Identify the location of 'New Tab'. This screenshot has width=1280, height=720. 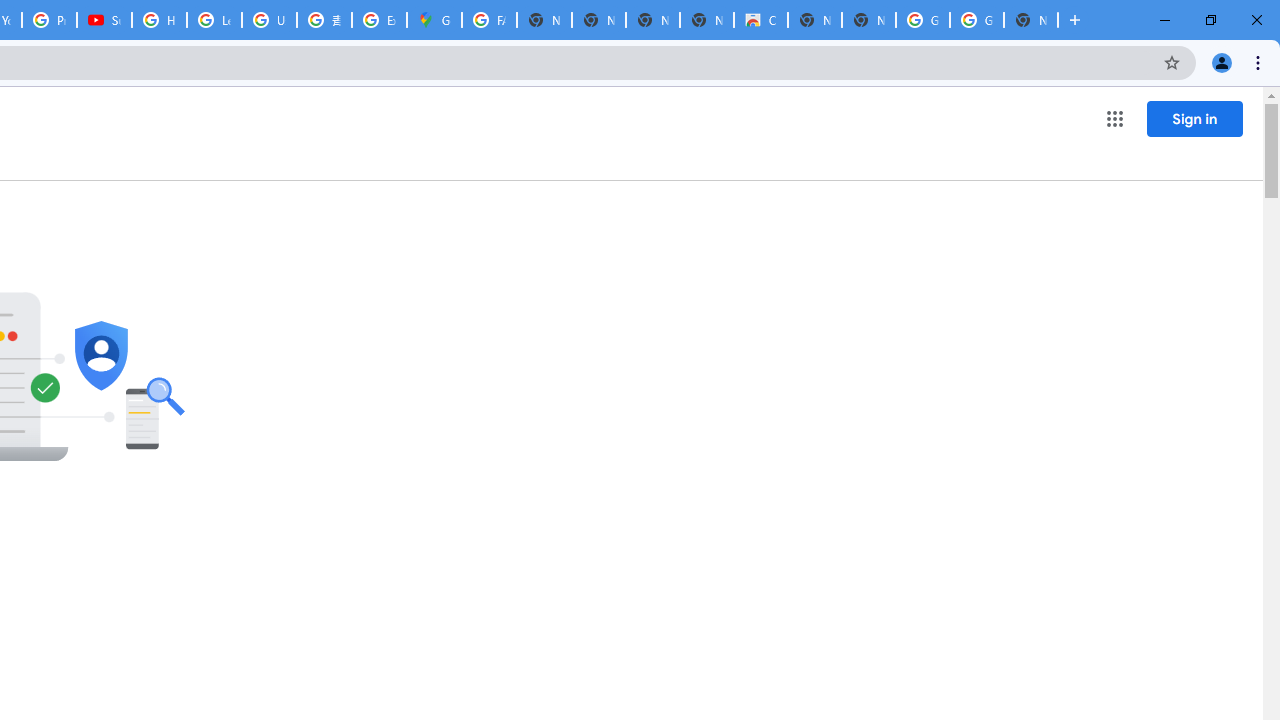
(1031, 20).